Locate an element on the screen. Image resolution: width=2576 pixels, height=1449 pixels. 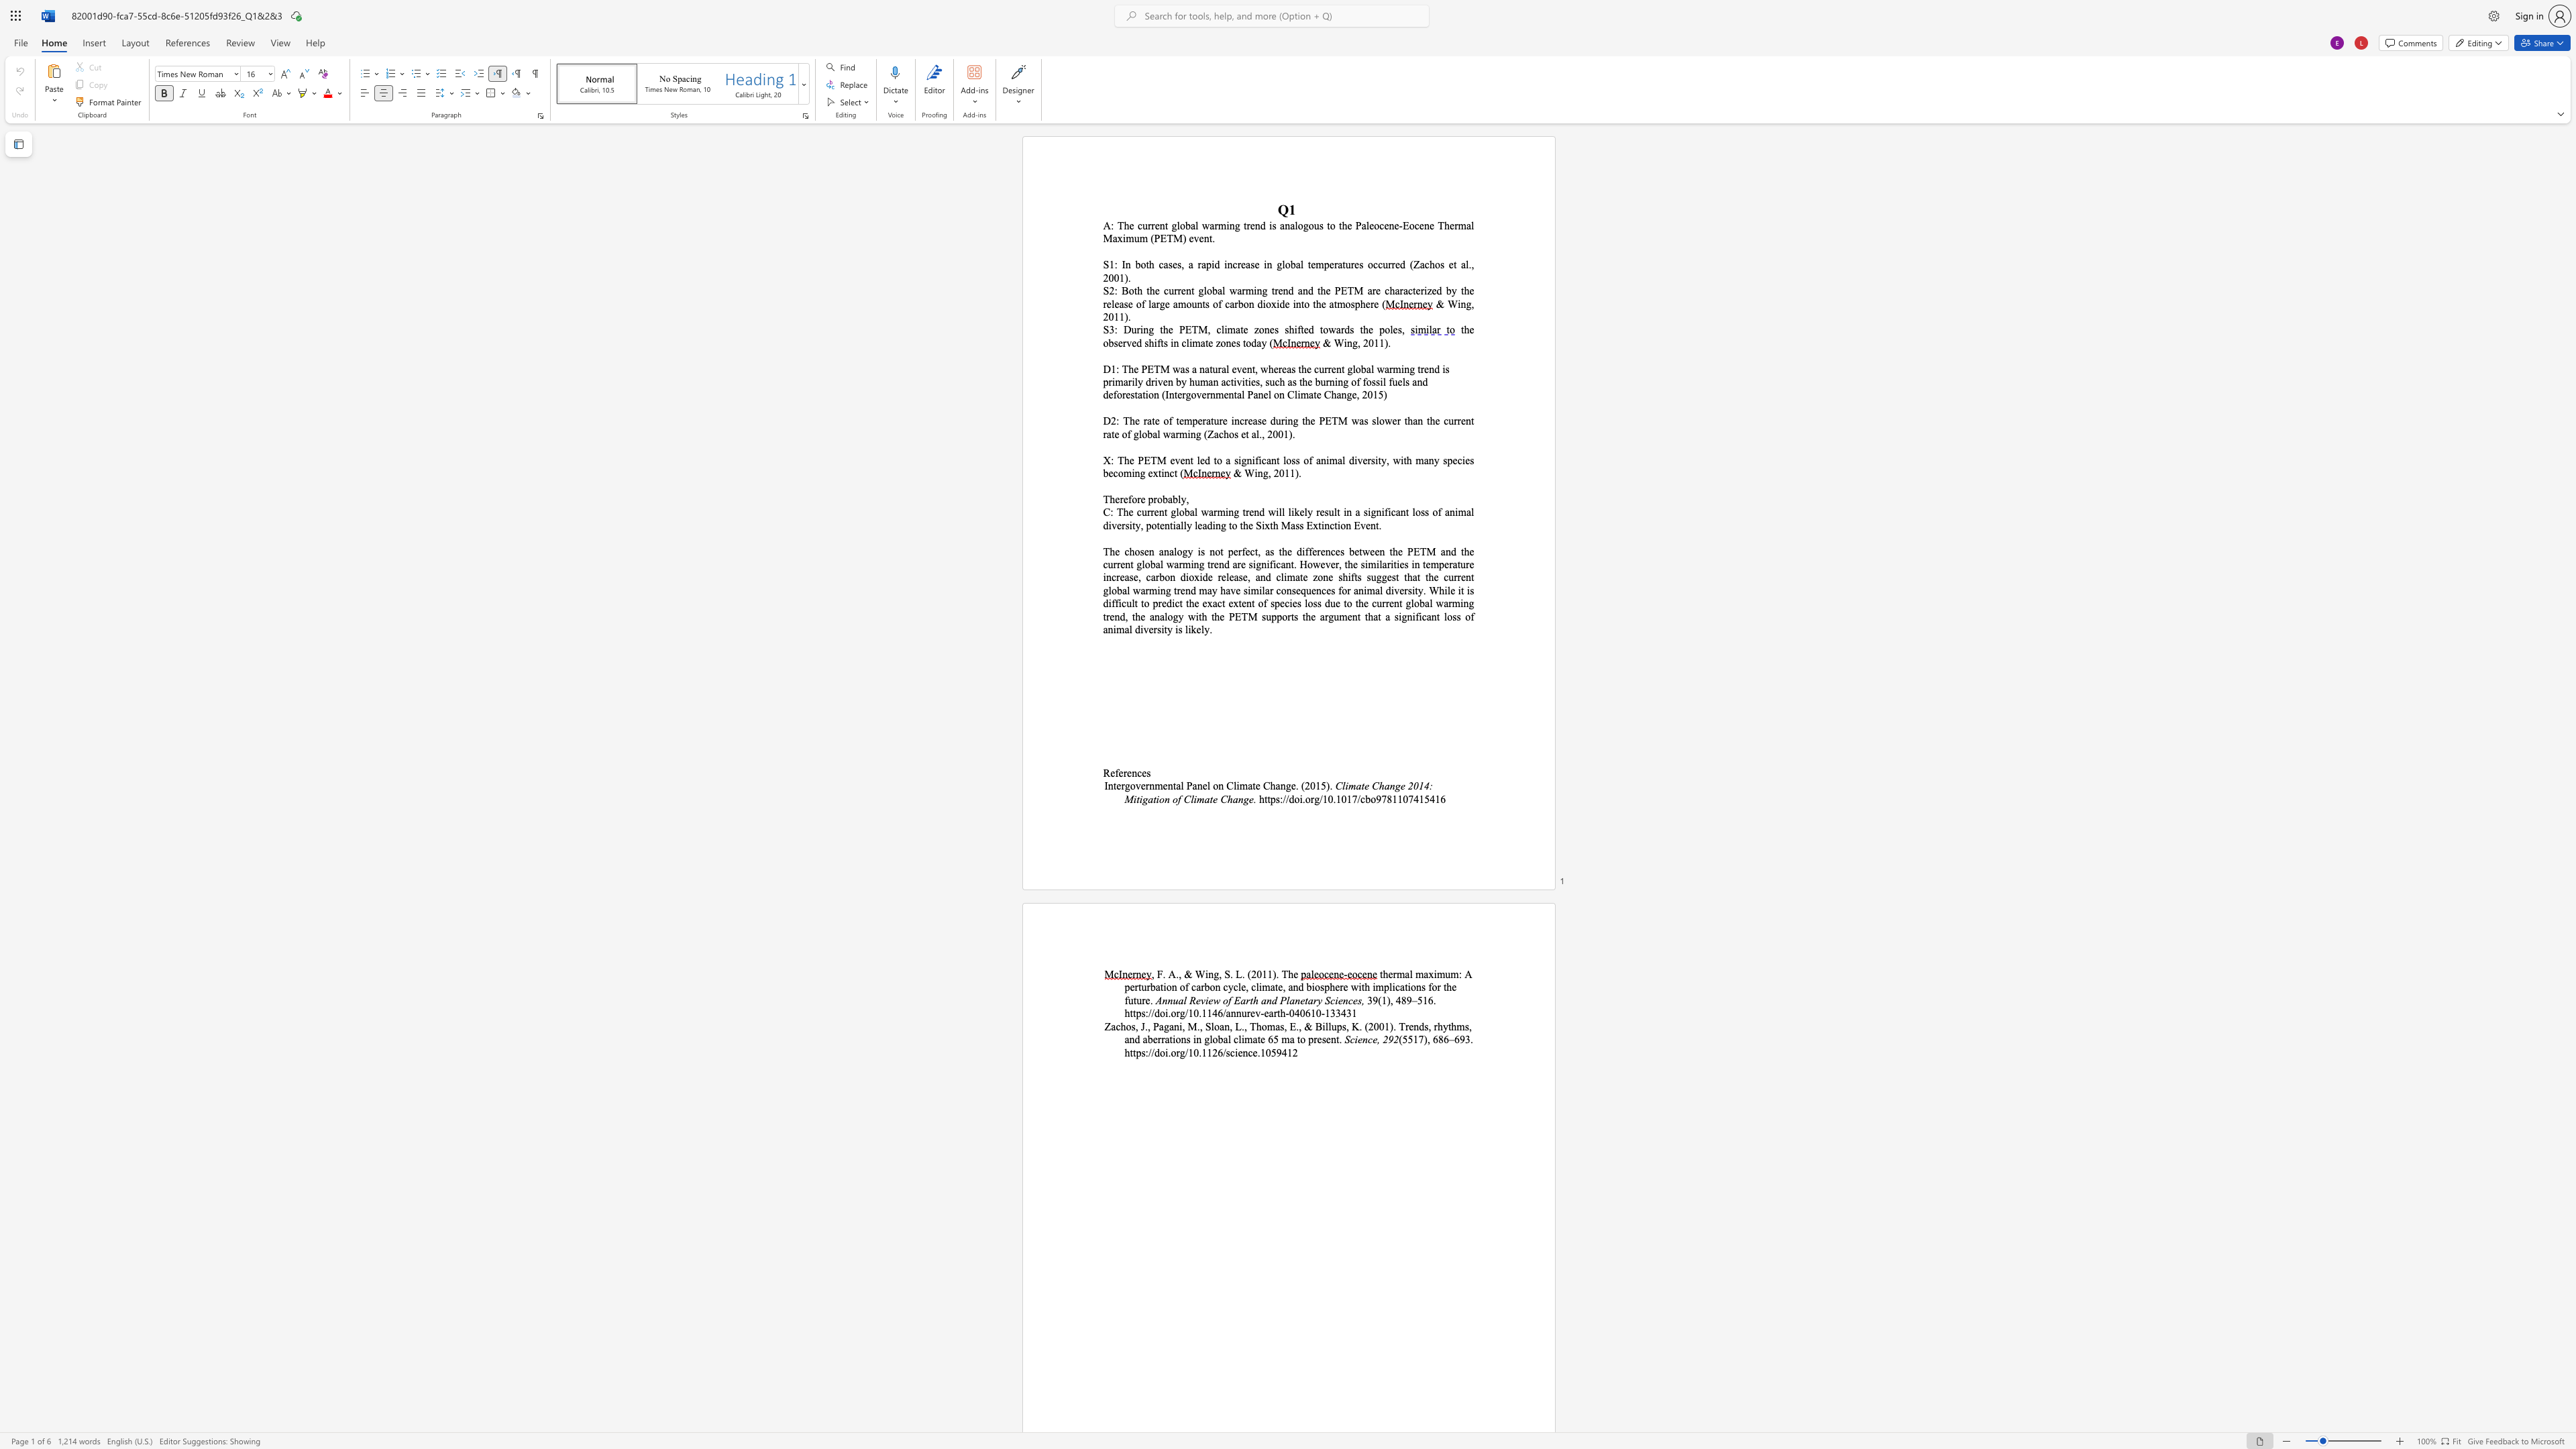
the subset text "ETM event led to a signifi" within the text "X: The PETM event led to a significant loss of animal diversity, with many species becoming extinct (" is located at coordinates (1142, 459).